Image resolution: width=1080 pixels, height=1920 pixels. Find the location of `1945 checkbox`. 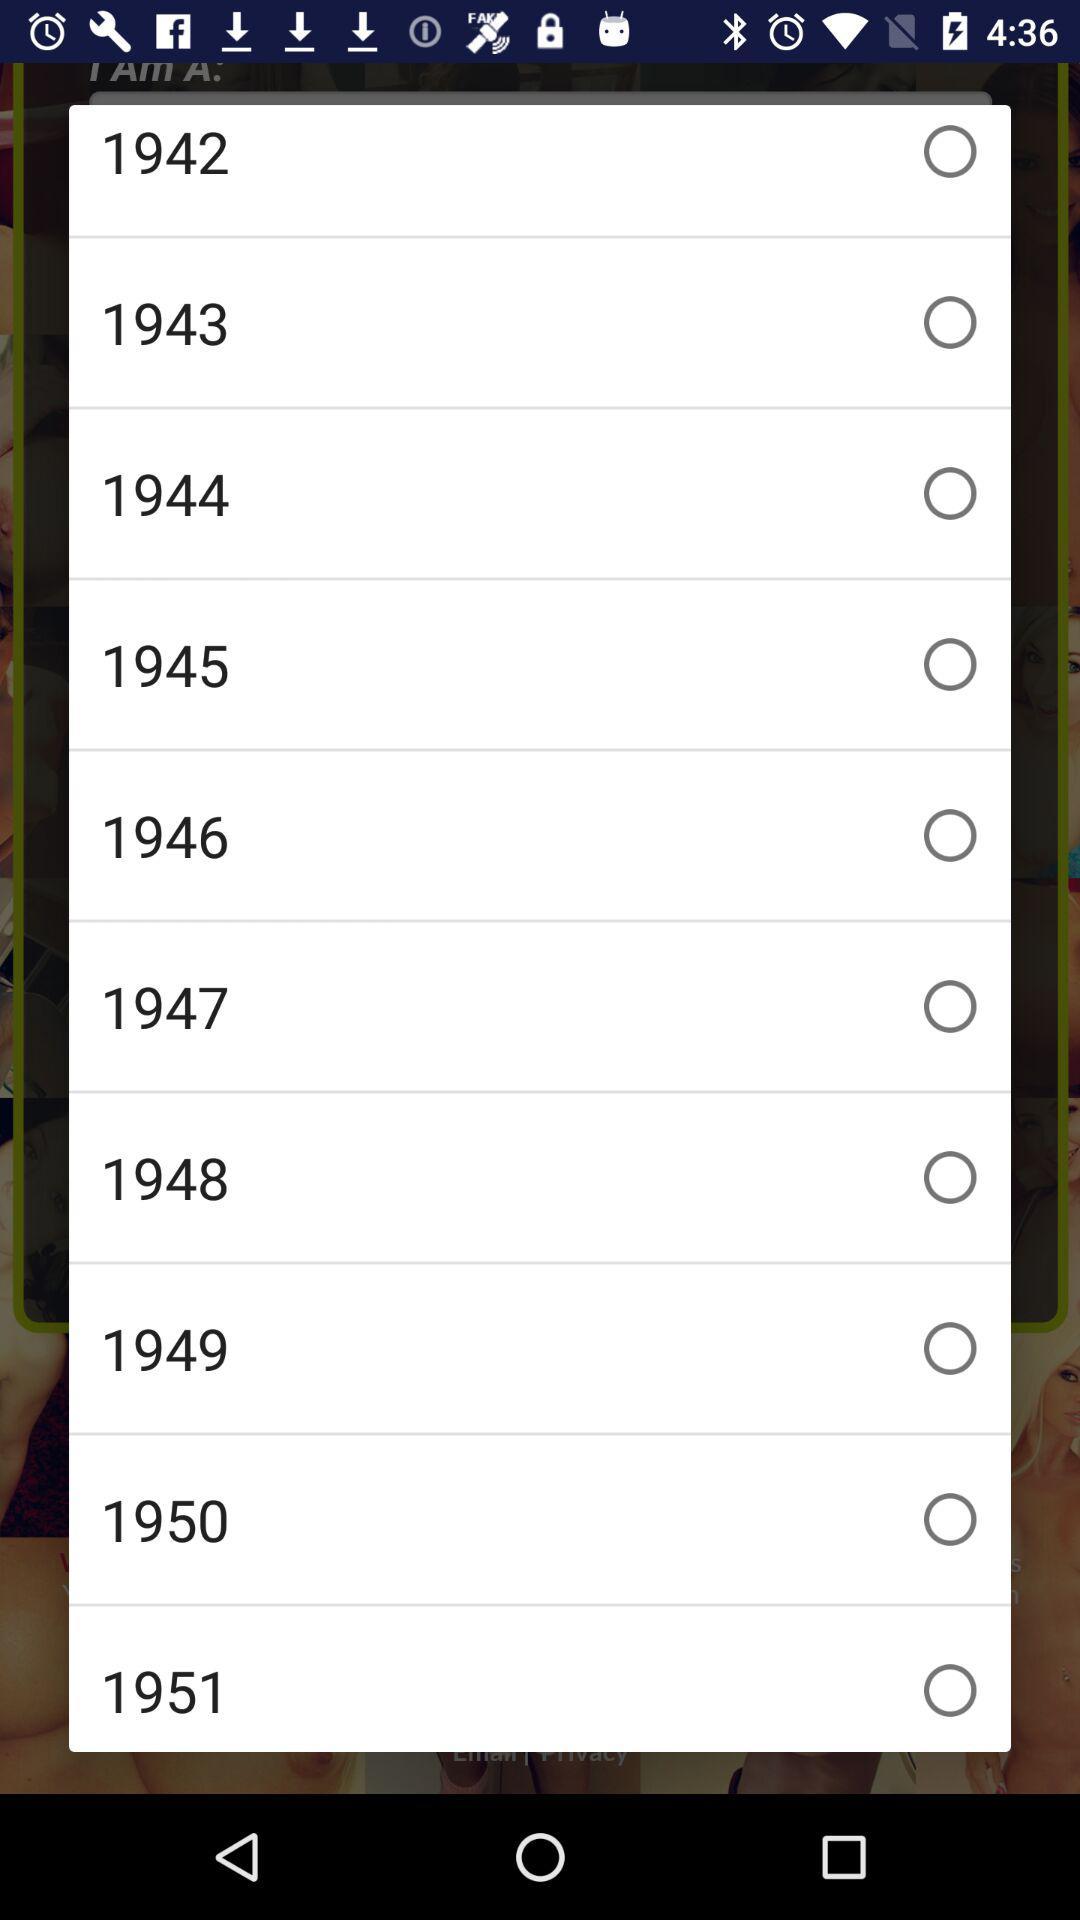

1945 checkbox is located at coordinates (540, 664).